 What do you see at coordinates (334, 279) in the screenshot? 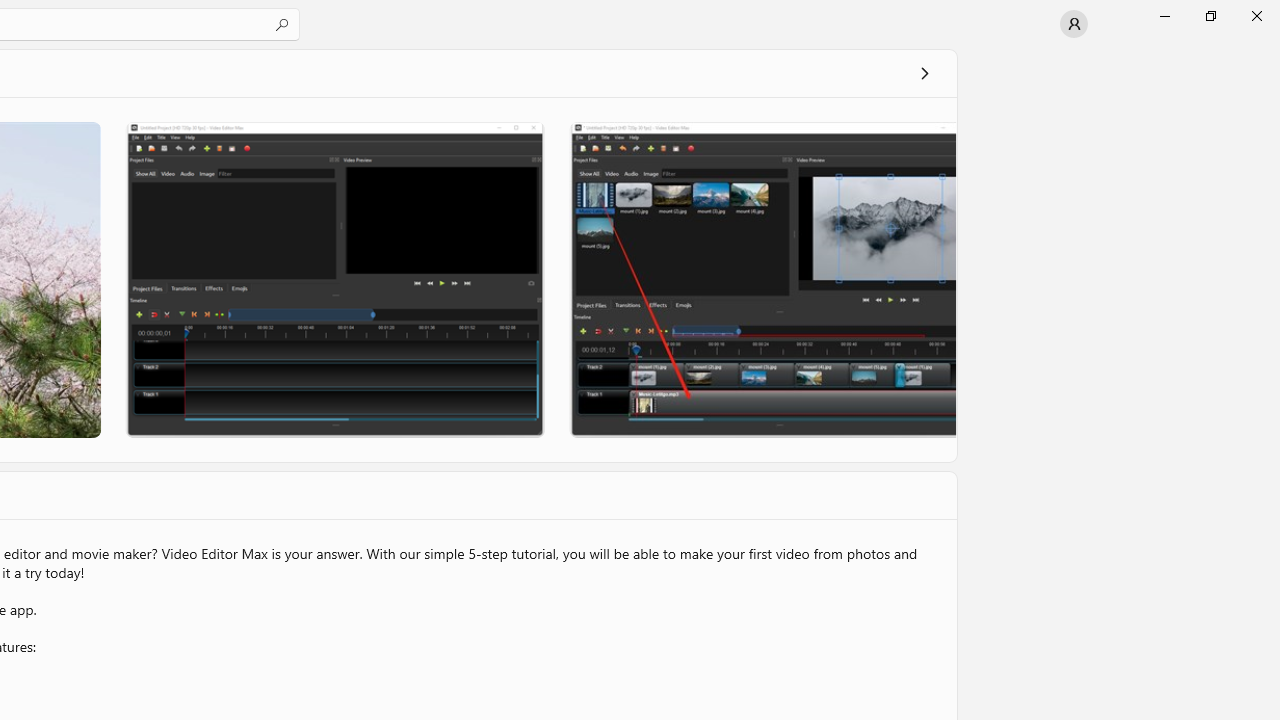
I see `'Screenshot 2'` at bounding box center [334, 279].